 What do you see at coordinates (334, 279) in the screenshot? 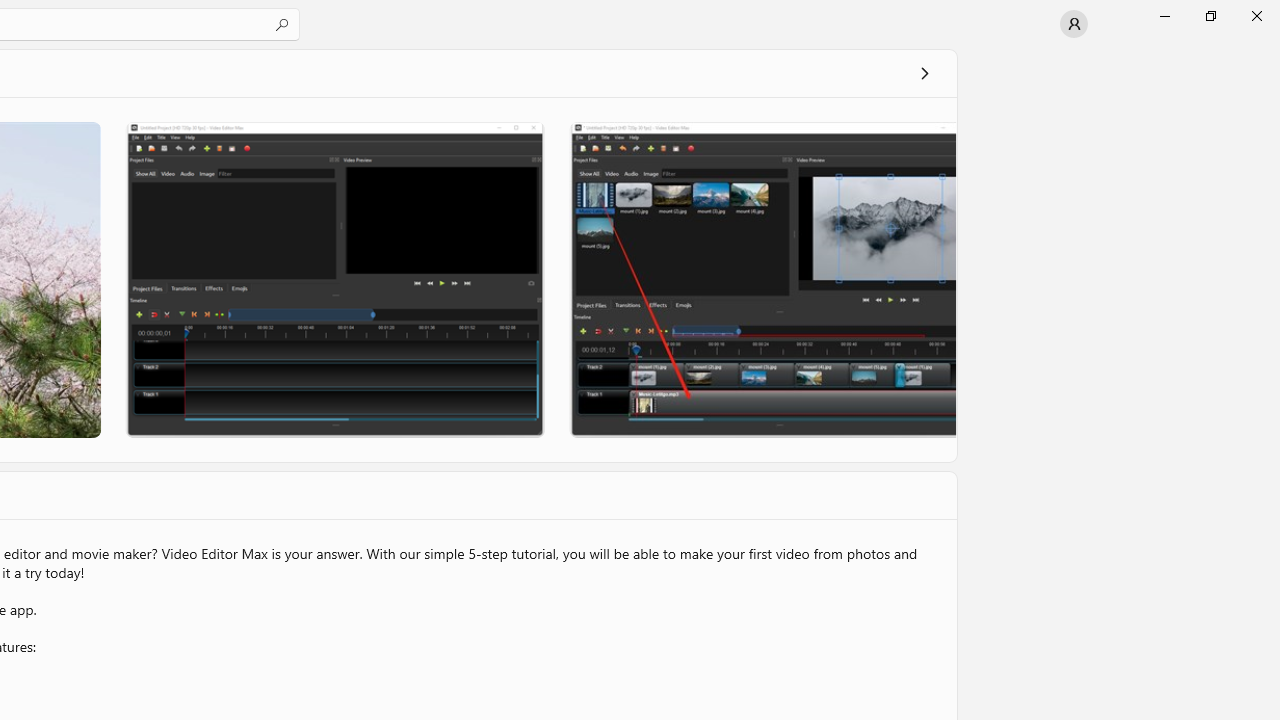
I see `'Screenshot 2'` at bounding box center [334, 279].